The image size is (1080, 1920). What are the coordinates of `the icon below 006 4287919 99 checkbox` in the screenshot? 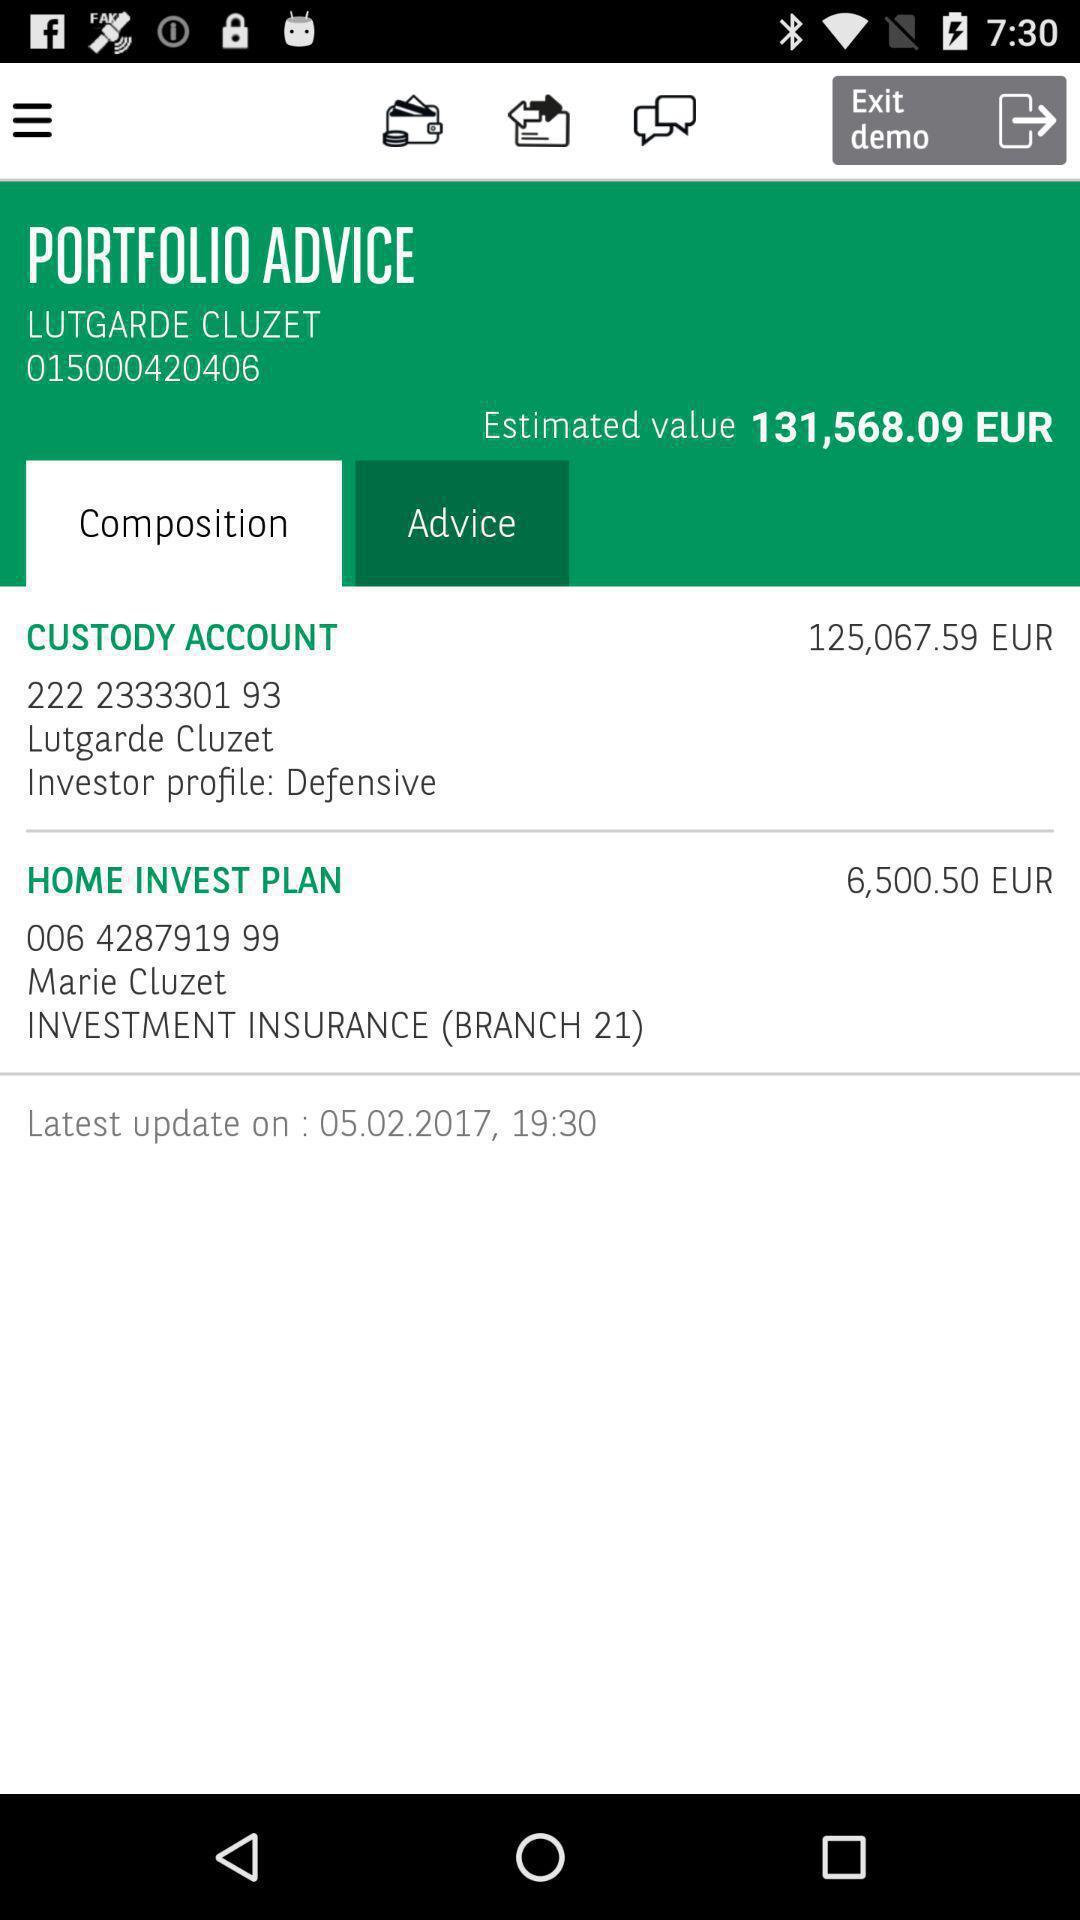 It's located at (126, 981).